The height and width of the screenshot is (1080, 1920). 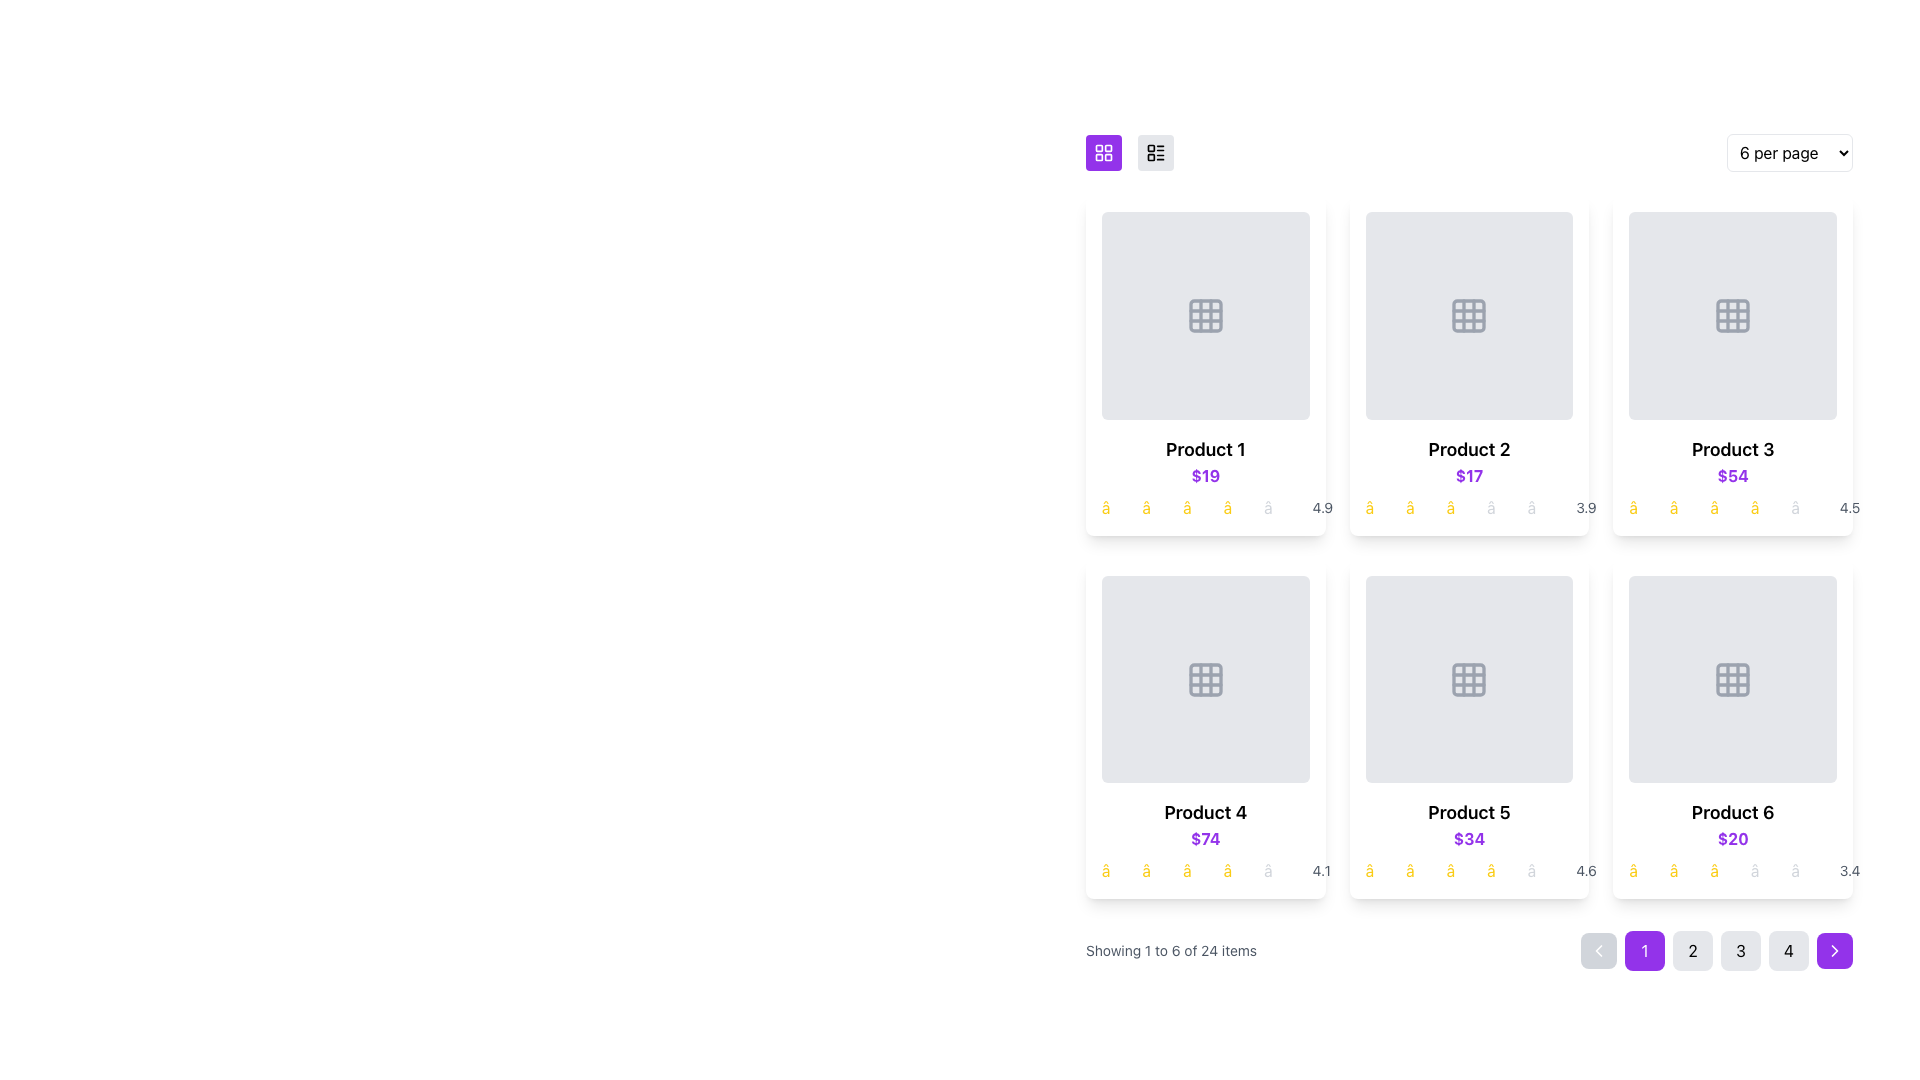 What do you see at coordinates (1204, 813) in the screenshot?
I see `text displayed in the bold label 'Product 4' located above the price '$74' in the fourth product card of the second row` at bounding box center [1204, 813].